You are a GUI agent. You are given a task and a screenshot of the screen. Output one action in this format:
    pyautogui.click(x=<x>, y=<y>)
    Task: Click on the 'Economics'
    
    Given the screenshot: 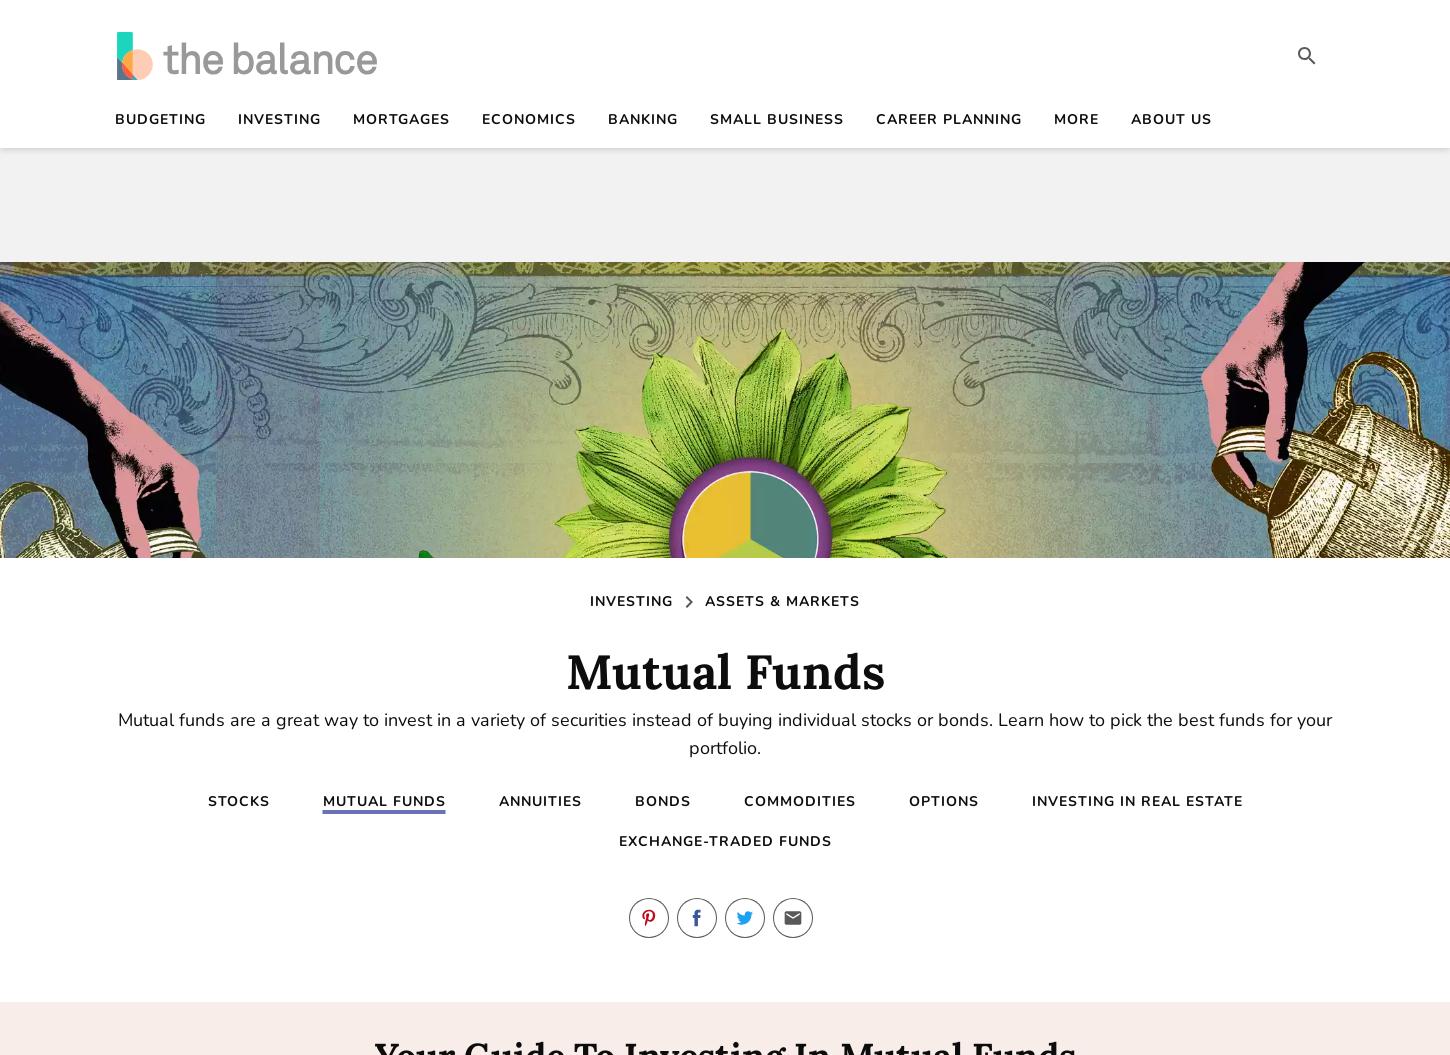 What is the action you would take?
    pyautogui.click(x=528, y=119)
    